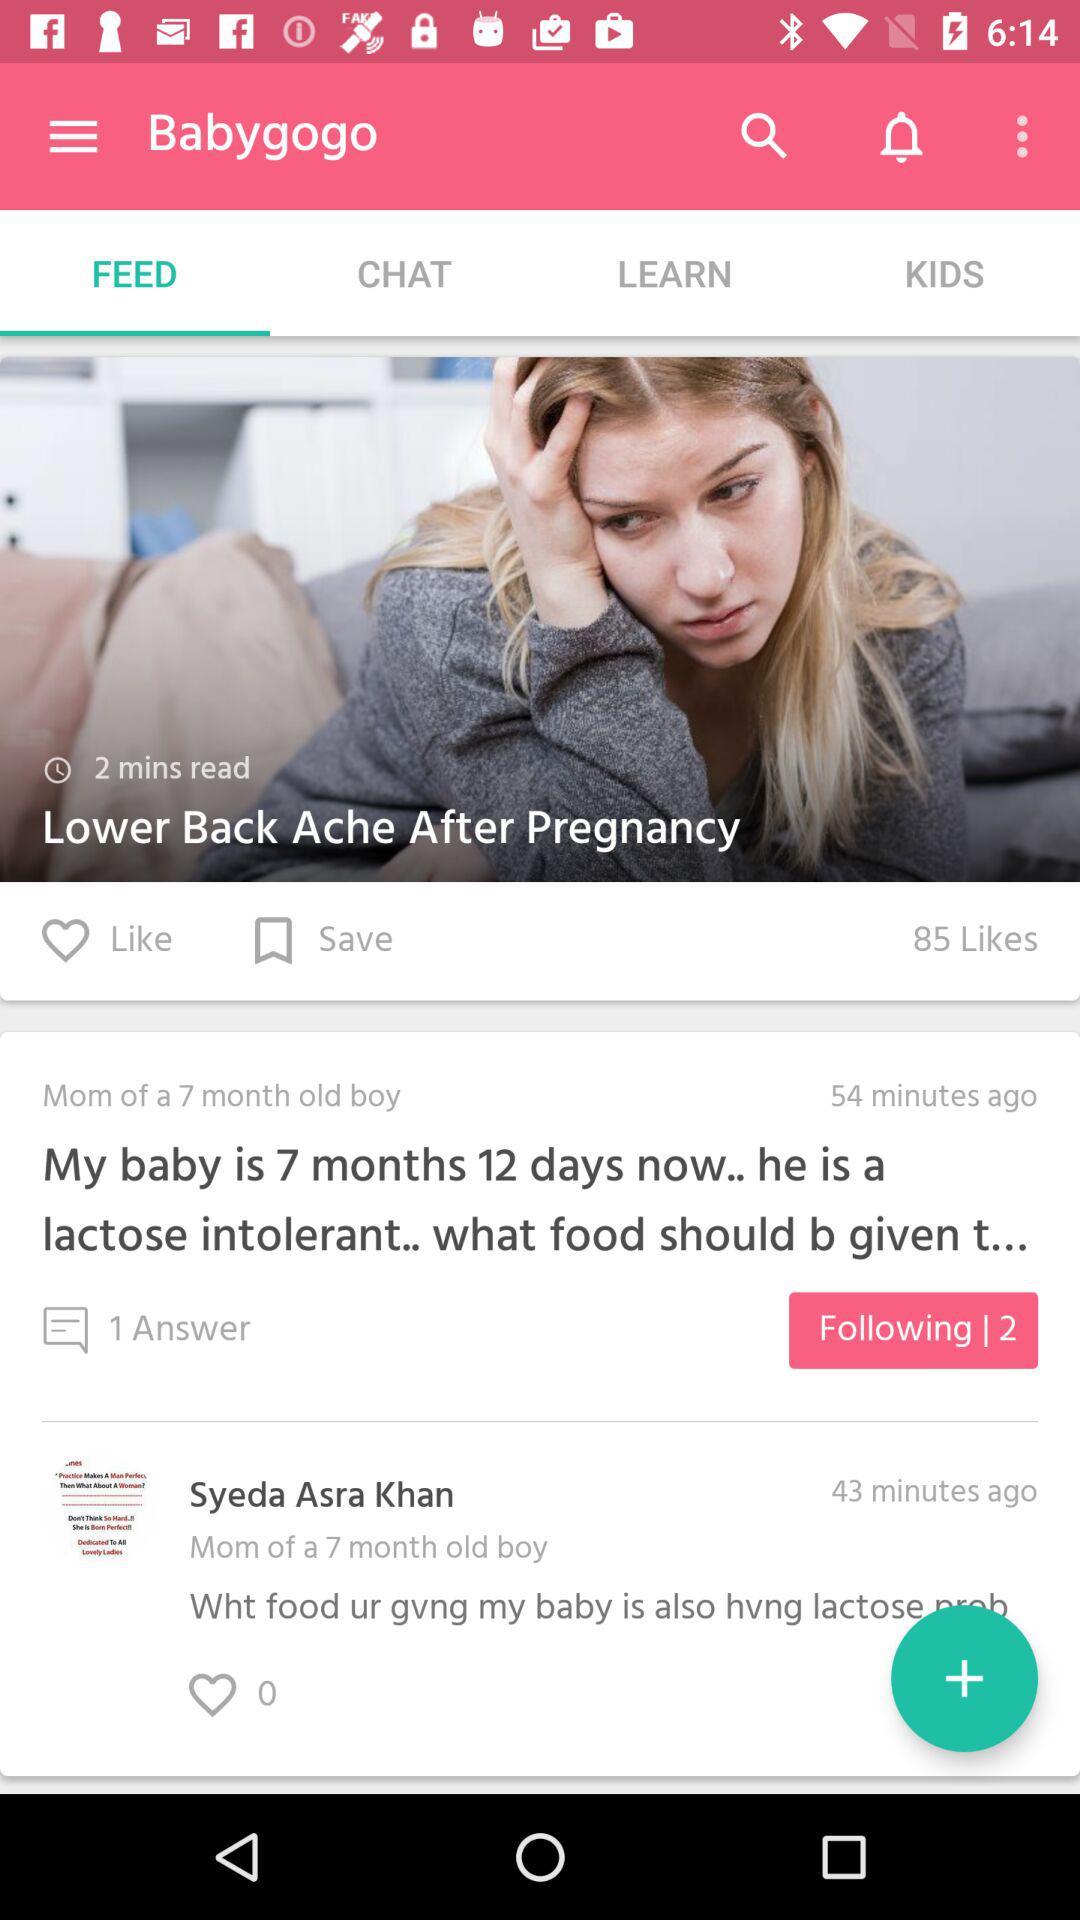  I want to click on the icon to the right of 1 answer item, so click(913, 1330).